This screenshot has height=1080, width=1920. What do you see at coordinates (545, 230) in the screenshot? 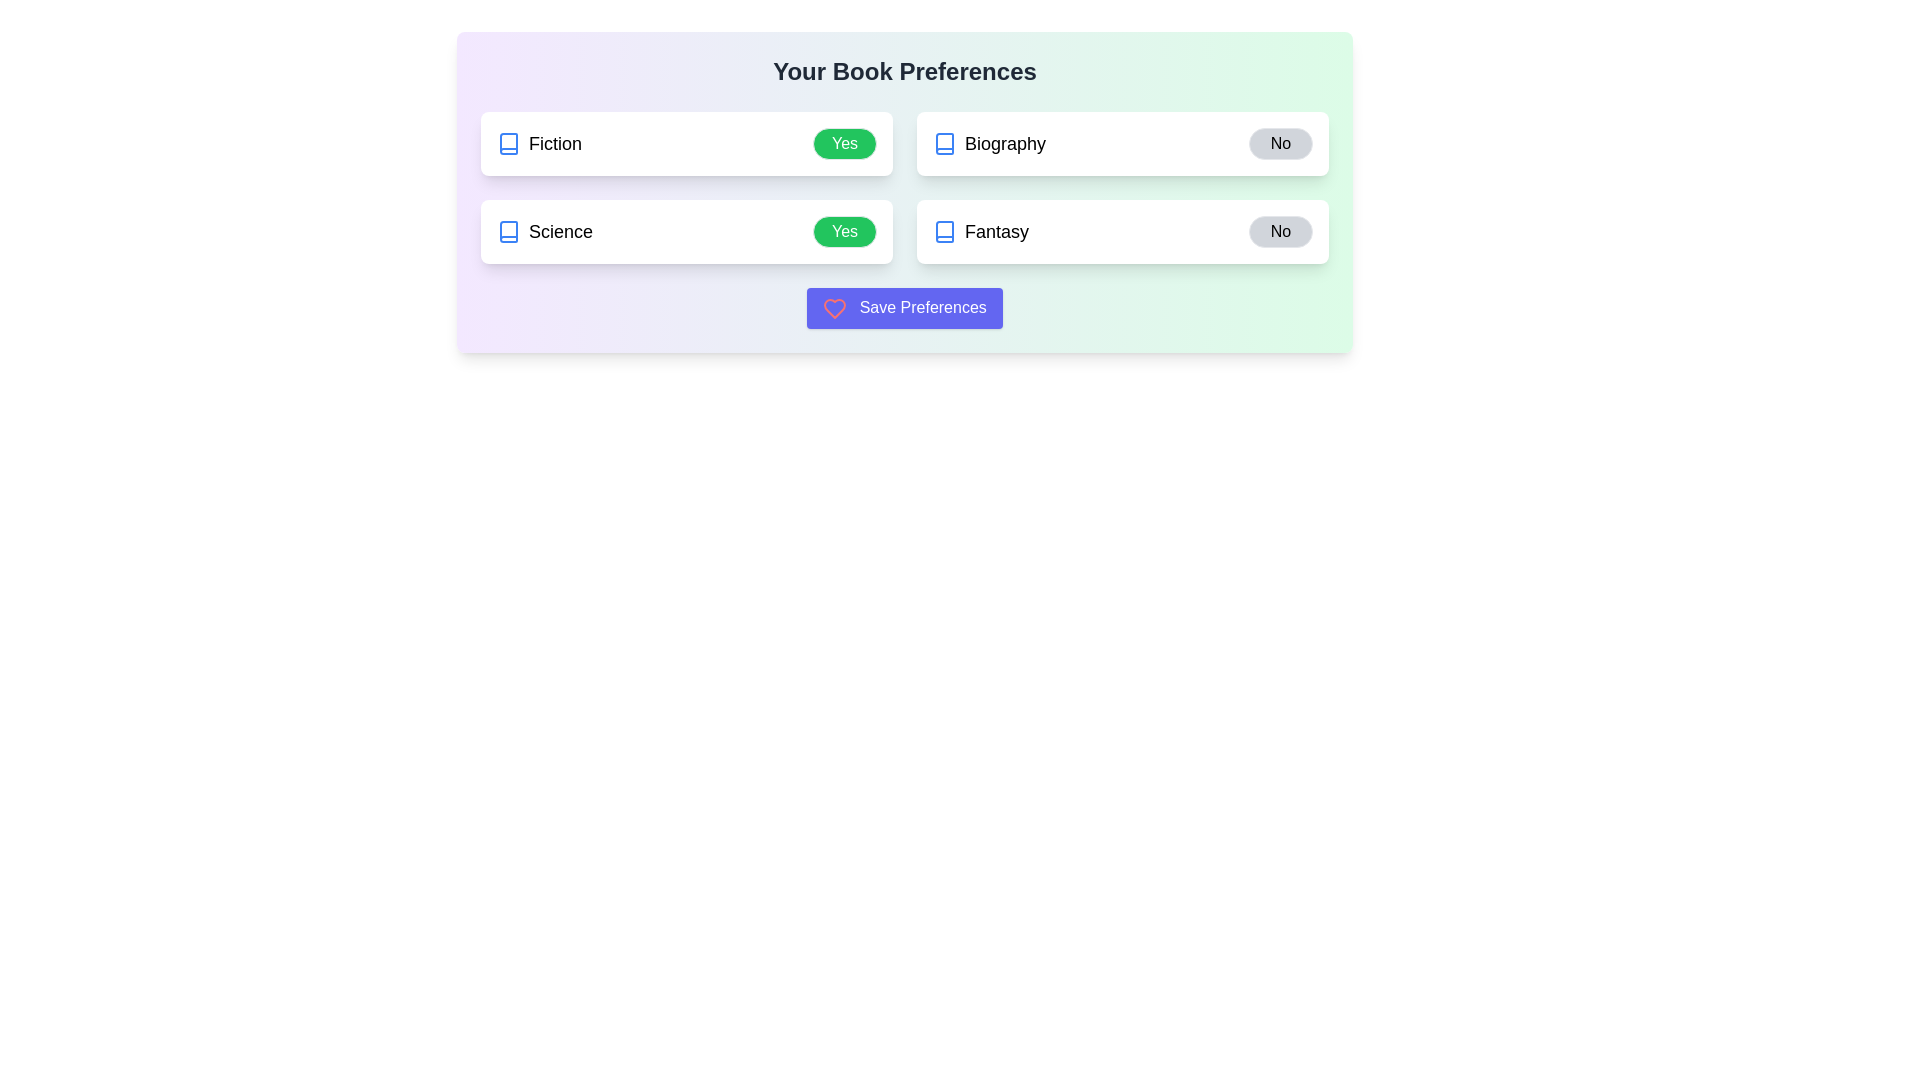
I see `the Science to observe feedback` at bounding box center [545, 230].